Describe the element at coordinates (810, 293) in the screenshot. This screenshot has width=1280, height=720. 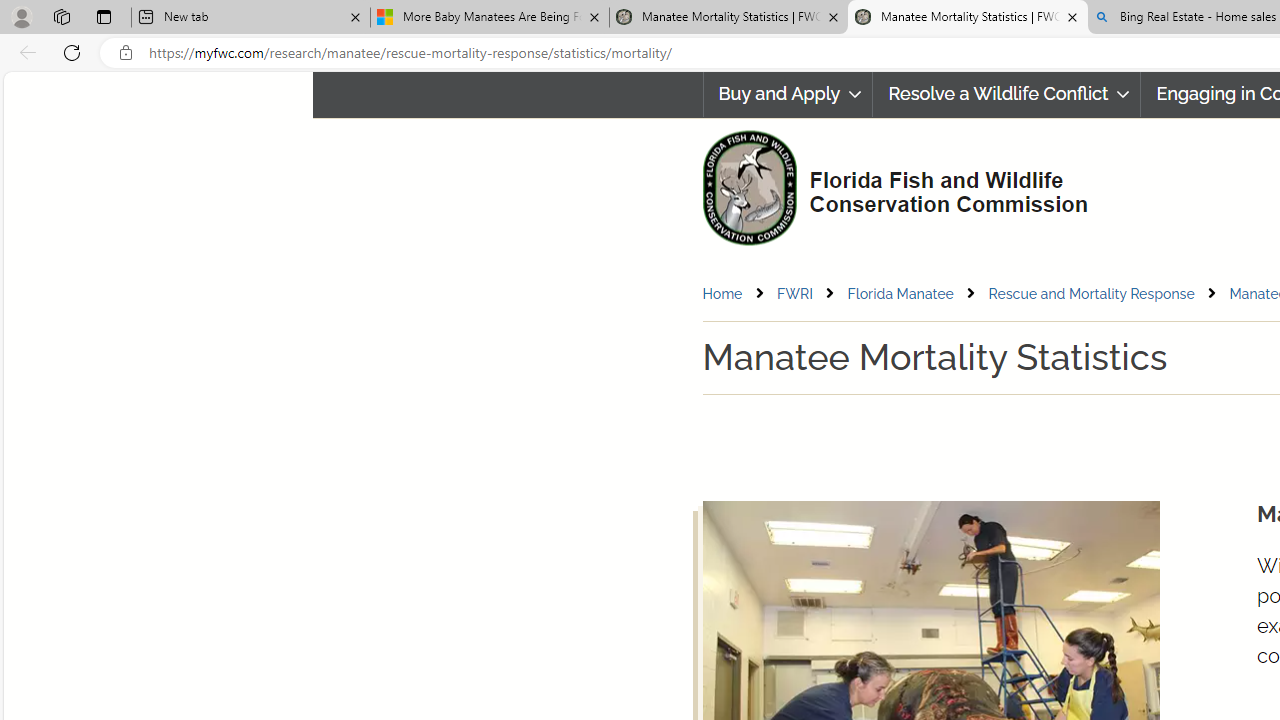
I see `'FWRI'` at that location.